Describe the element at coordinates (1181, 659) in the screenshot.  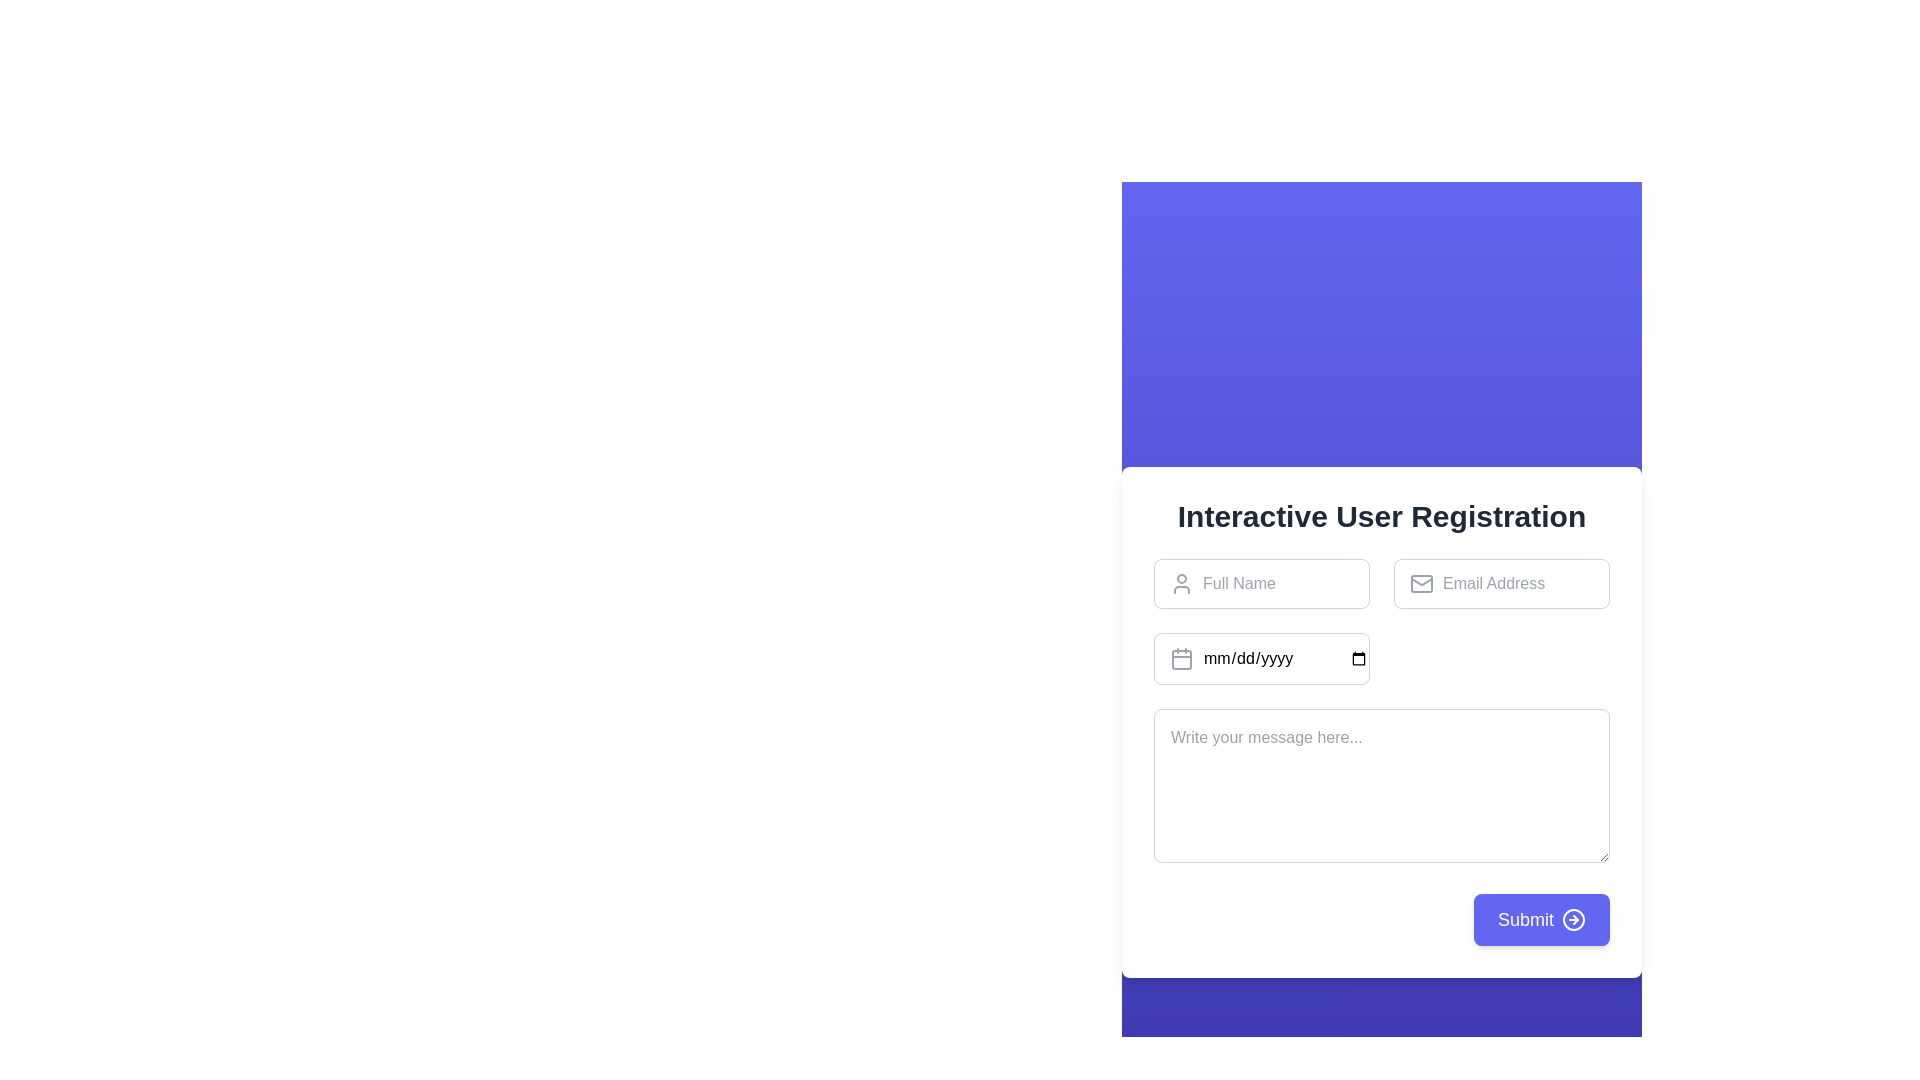
I see `the calendar icon, which is a rectangular icon with rounded edges, located to the left of the text field labeled 'mm/dd/yyyy'` at that location.